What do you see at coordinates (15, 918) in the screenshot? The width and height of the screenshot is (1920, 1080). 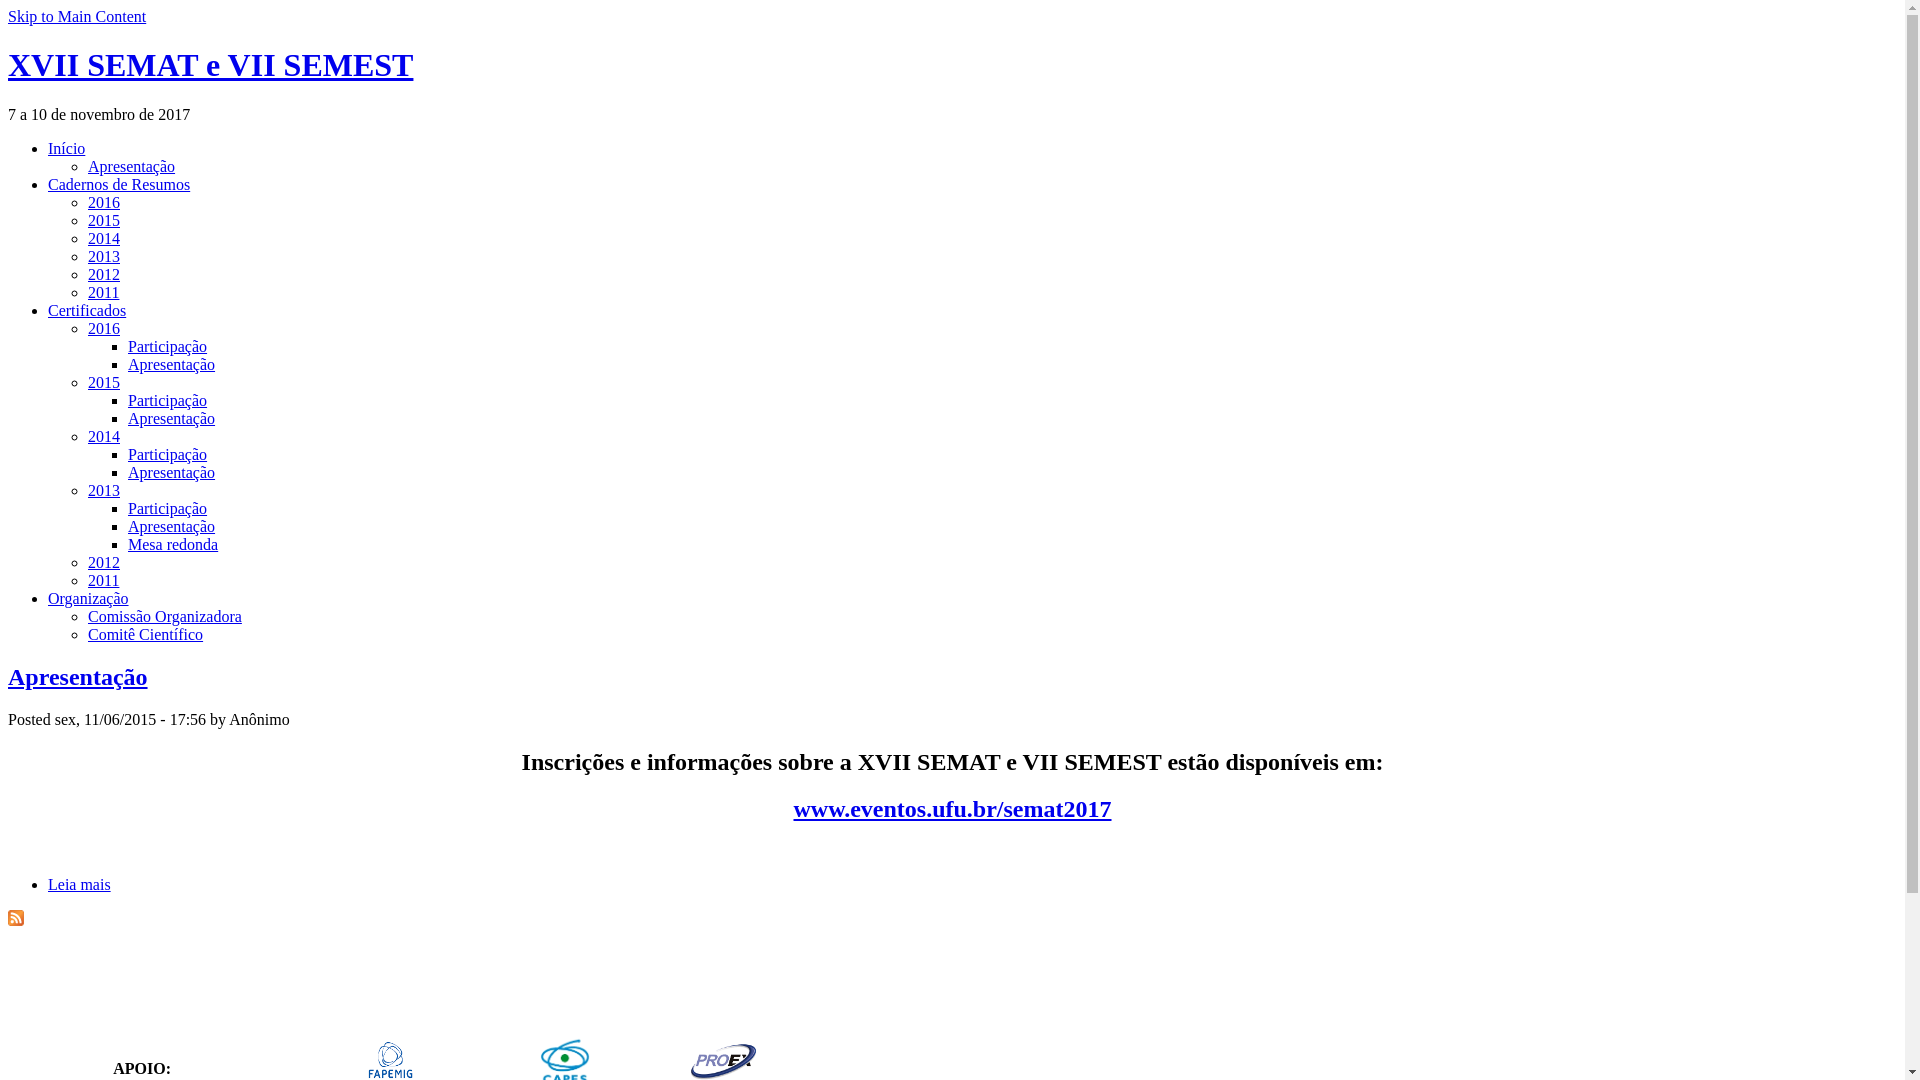 I see `'XVII SEMAT e VII SEMEST RSS'` at bounding box center [15, 918].